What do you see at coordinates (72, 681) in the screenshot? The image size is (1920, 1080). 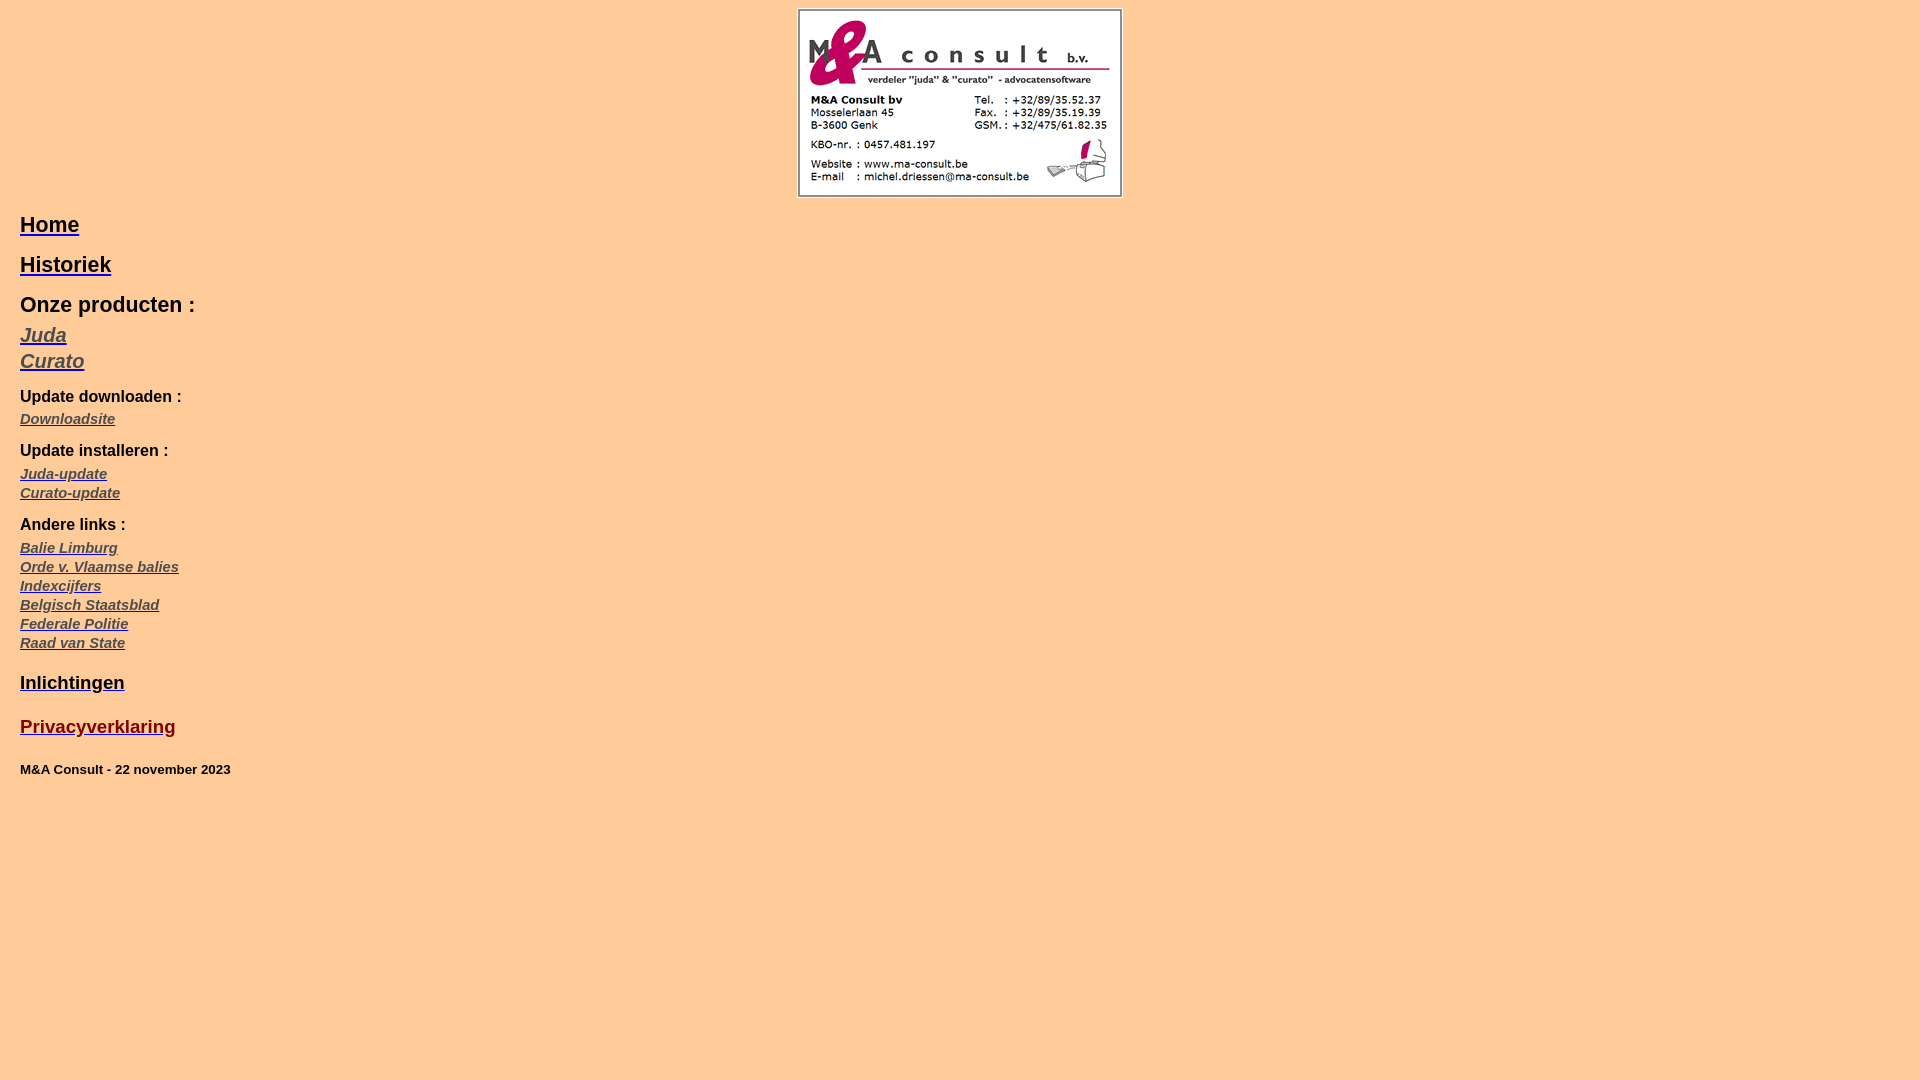 I see `'Inlichtingen'` at bounding box center [72, 681].